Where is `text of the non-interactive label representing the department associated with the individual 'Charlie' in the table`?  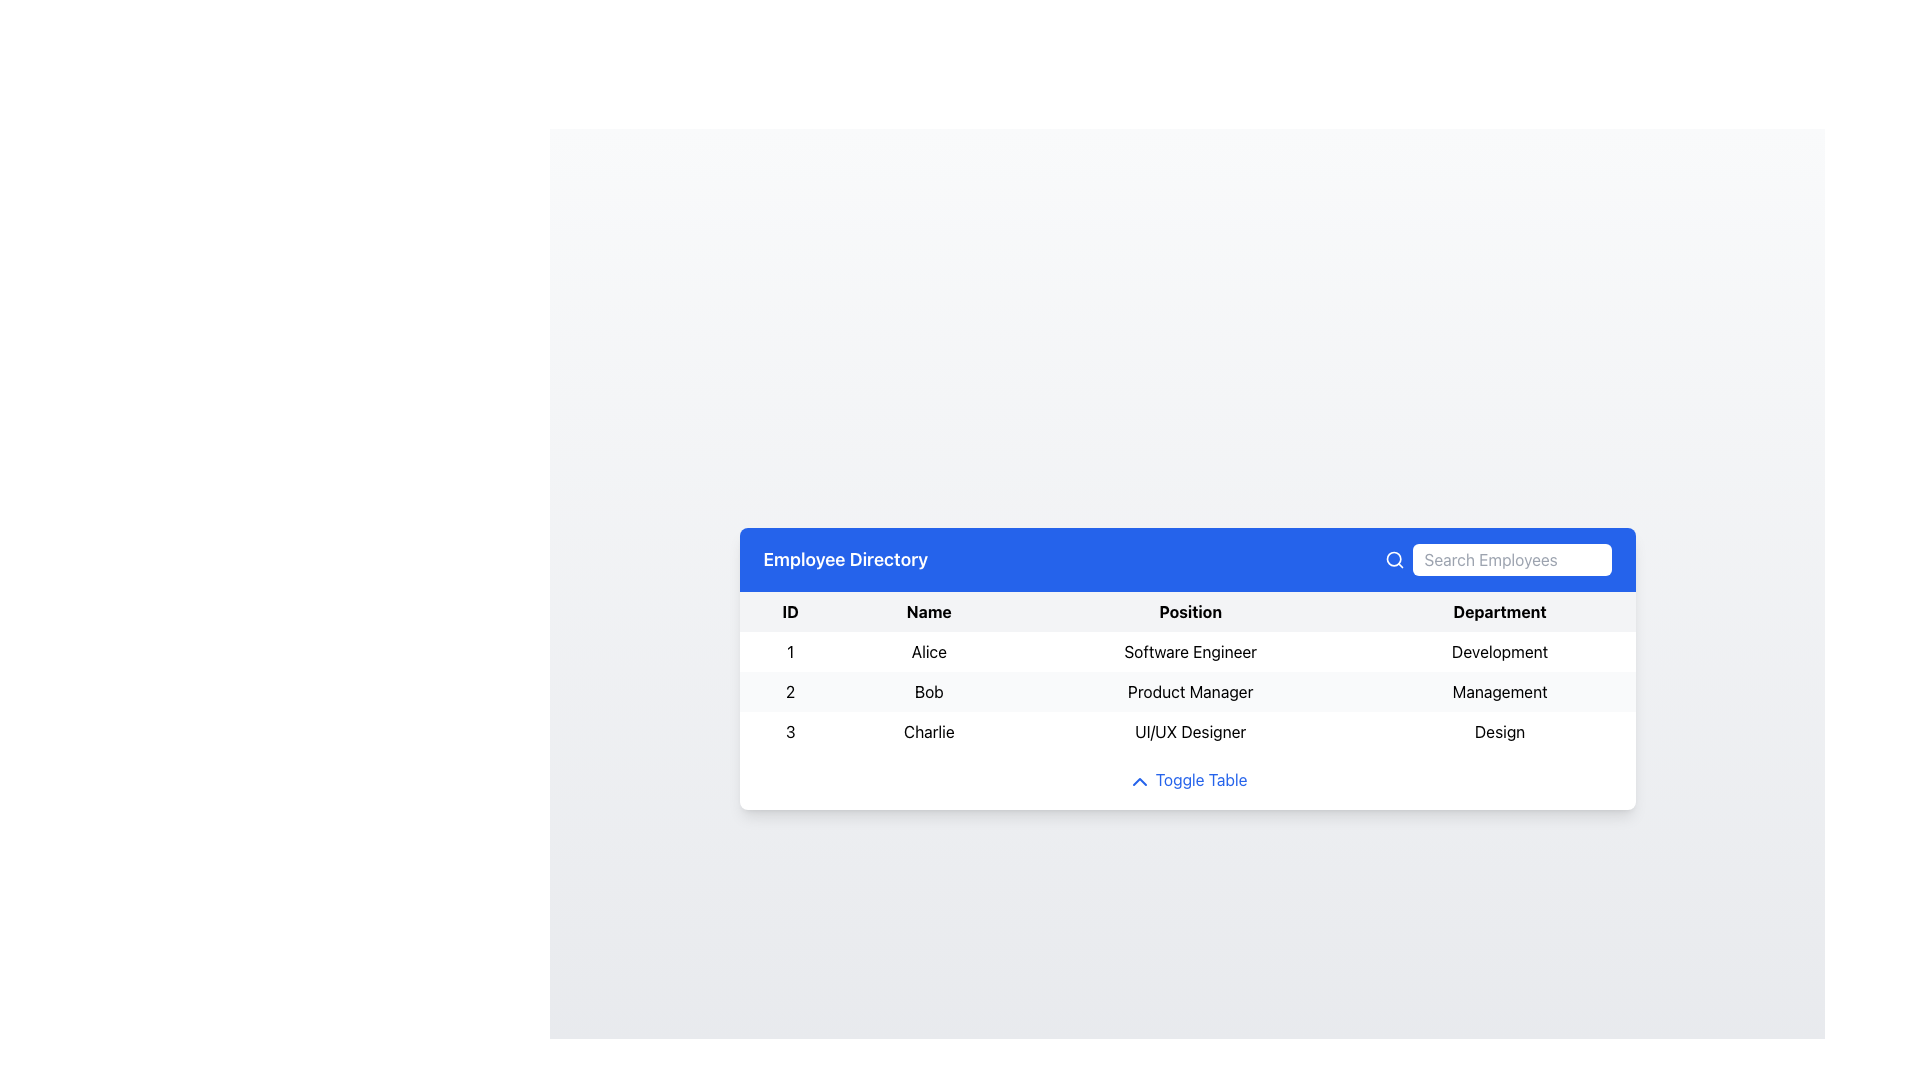
text of the non-interactive label representing the department associated with the individual 'Charlie' in the table is located at coordinates (1500, 732).